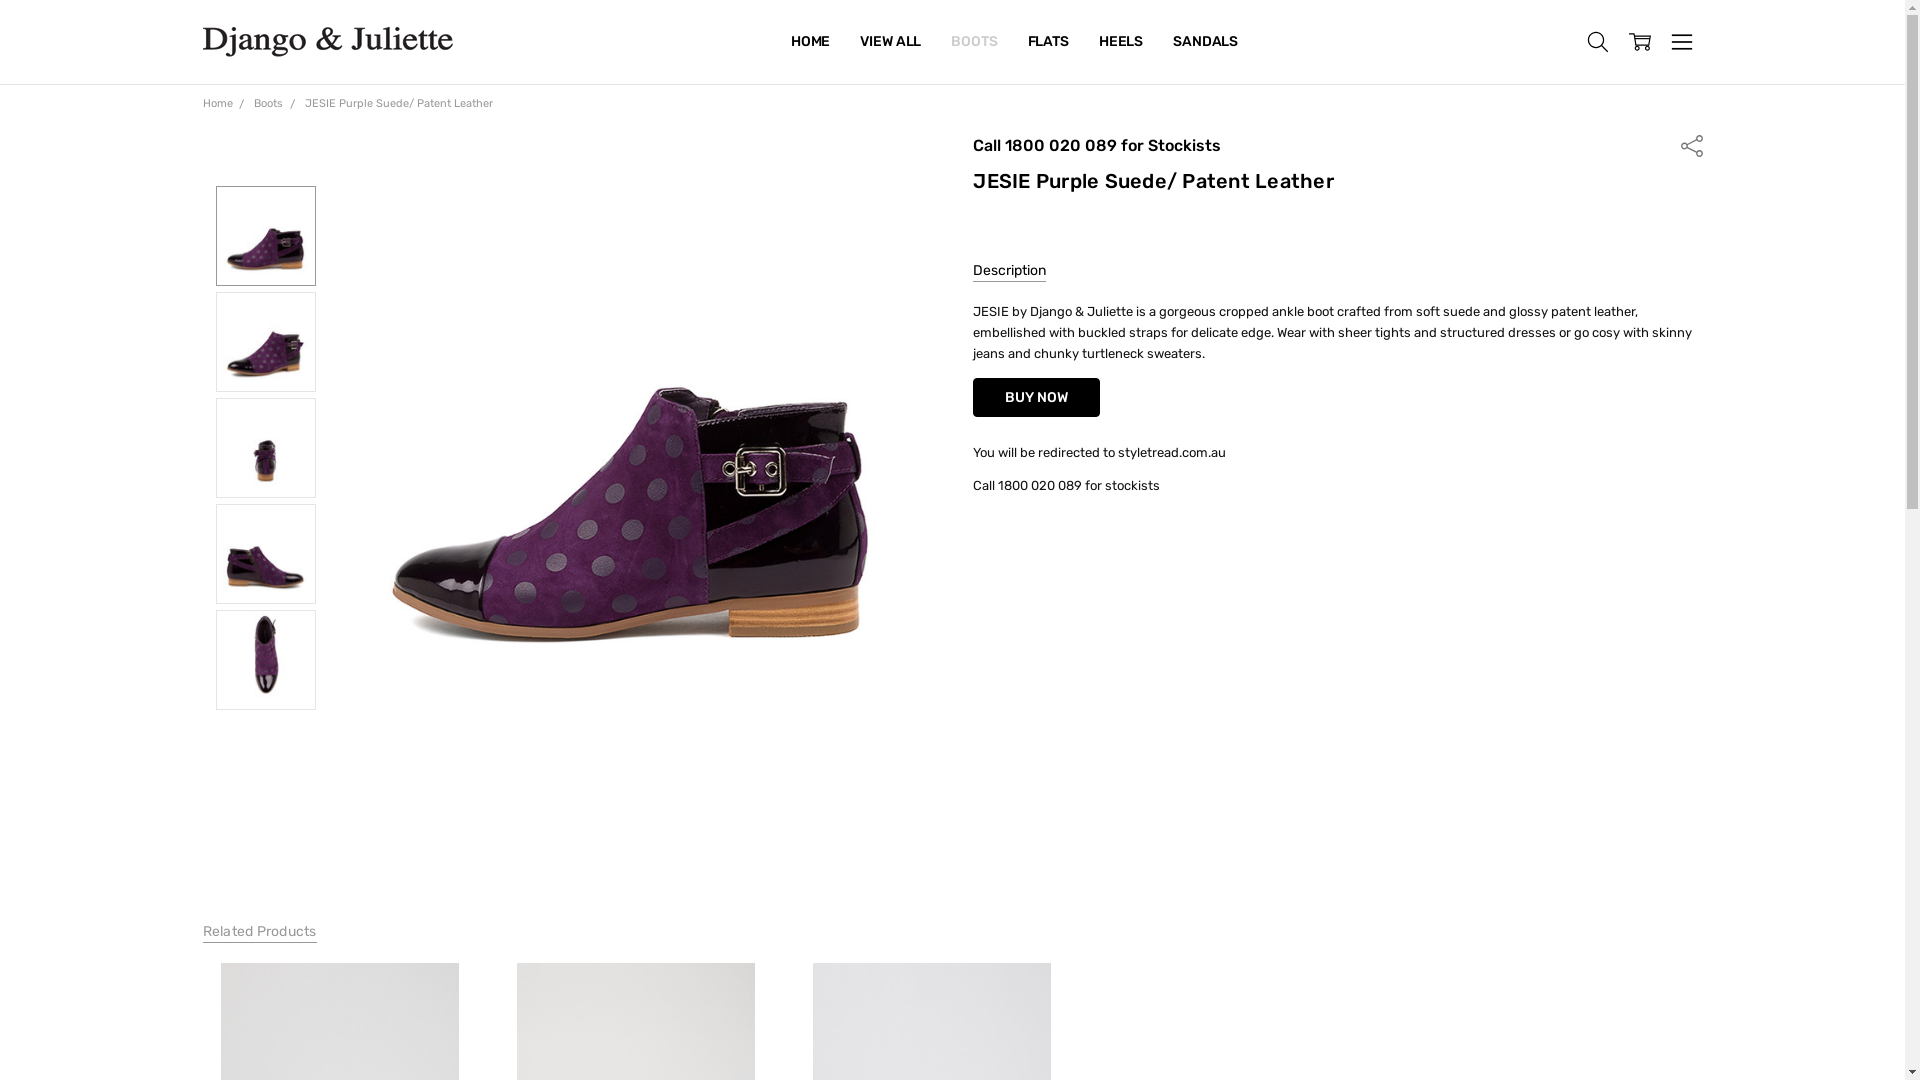 This screenshot has height=1080, width=1920. What do you see at coordinates (629, 434) in the screenshot?
I see `'JESIE Purple Suede/ Patent Leather'` at bounding box center [629, 434].